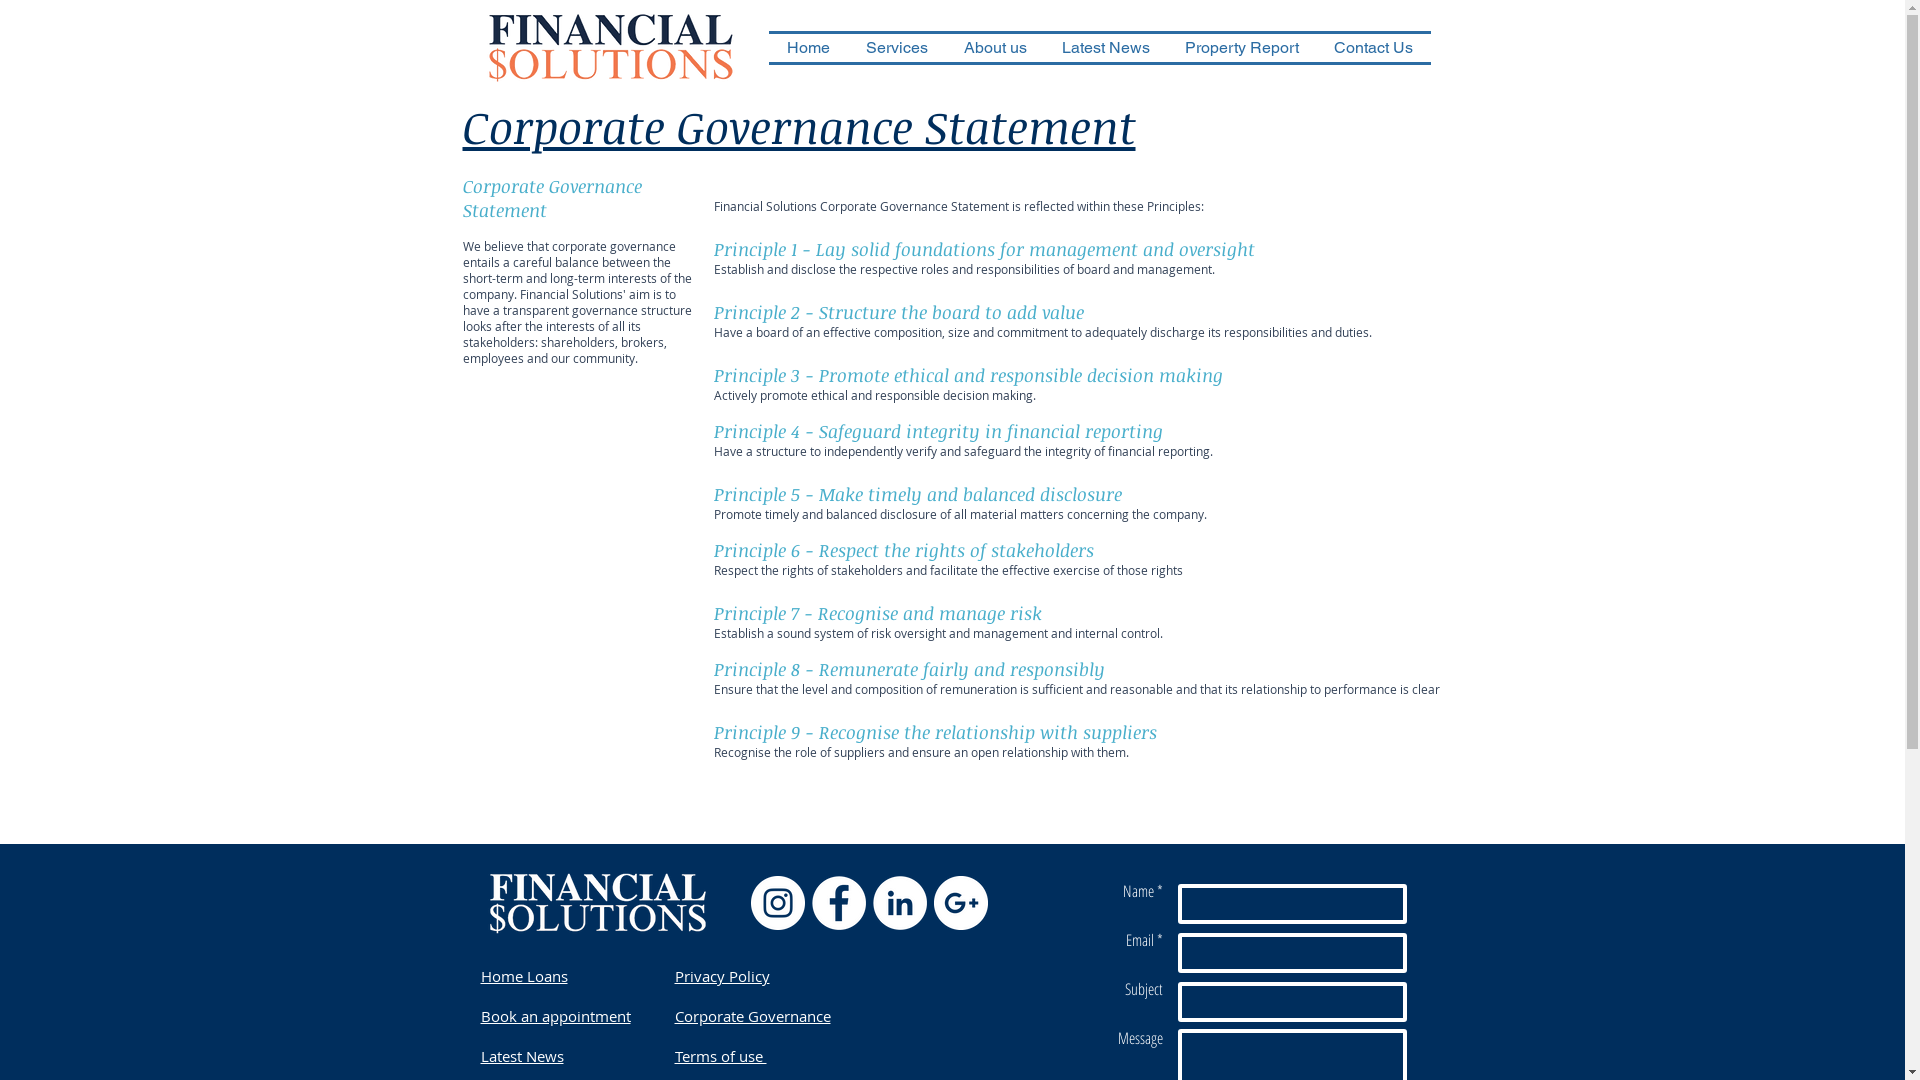 Image resolution: width=1920 pixels, height=1080 pixels. What do you see at coordinates (751, 1015) in the screenshot?
I see `'Corporate Governance'` at bounding box center [751, 1015].